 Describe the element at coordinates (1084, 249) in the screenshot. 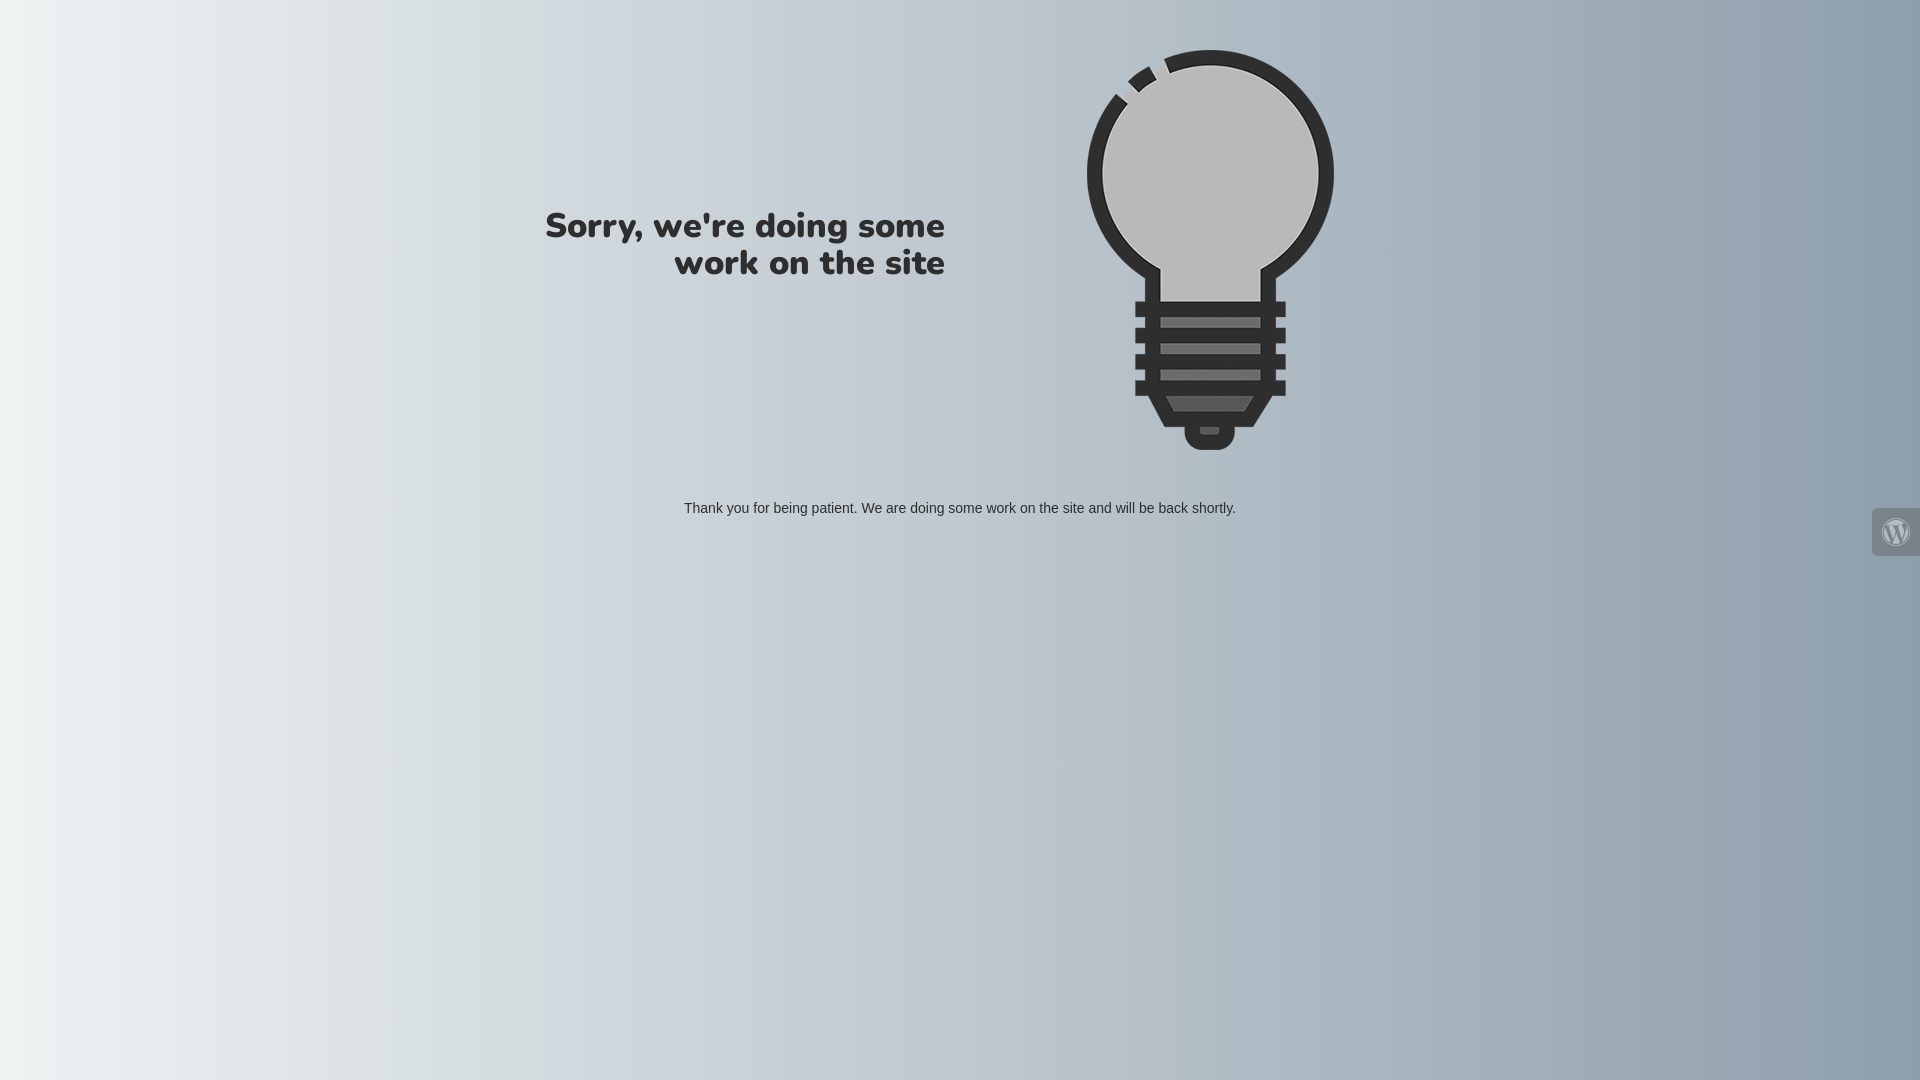

I see `'Switching on the site soon ...'` at that location.